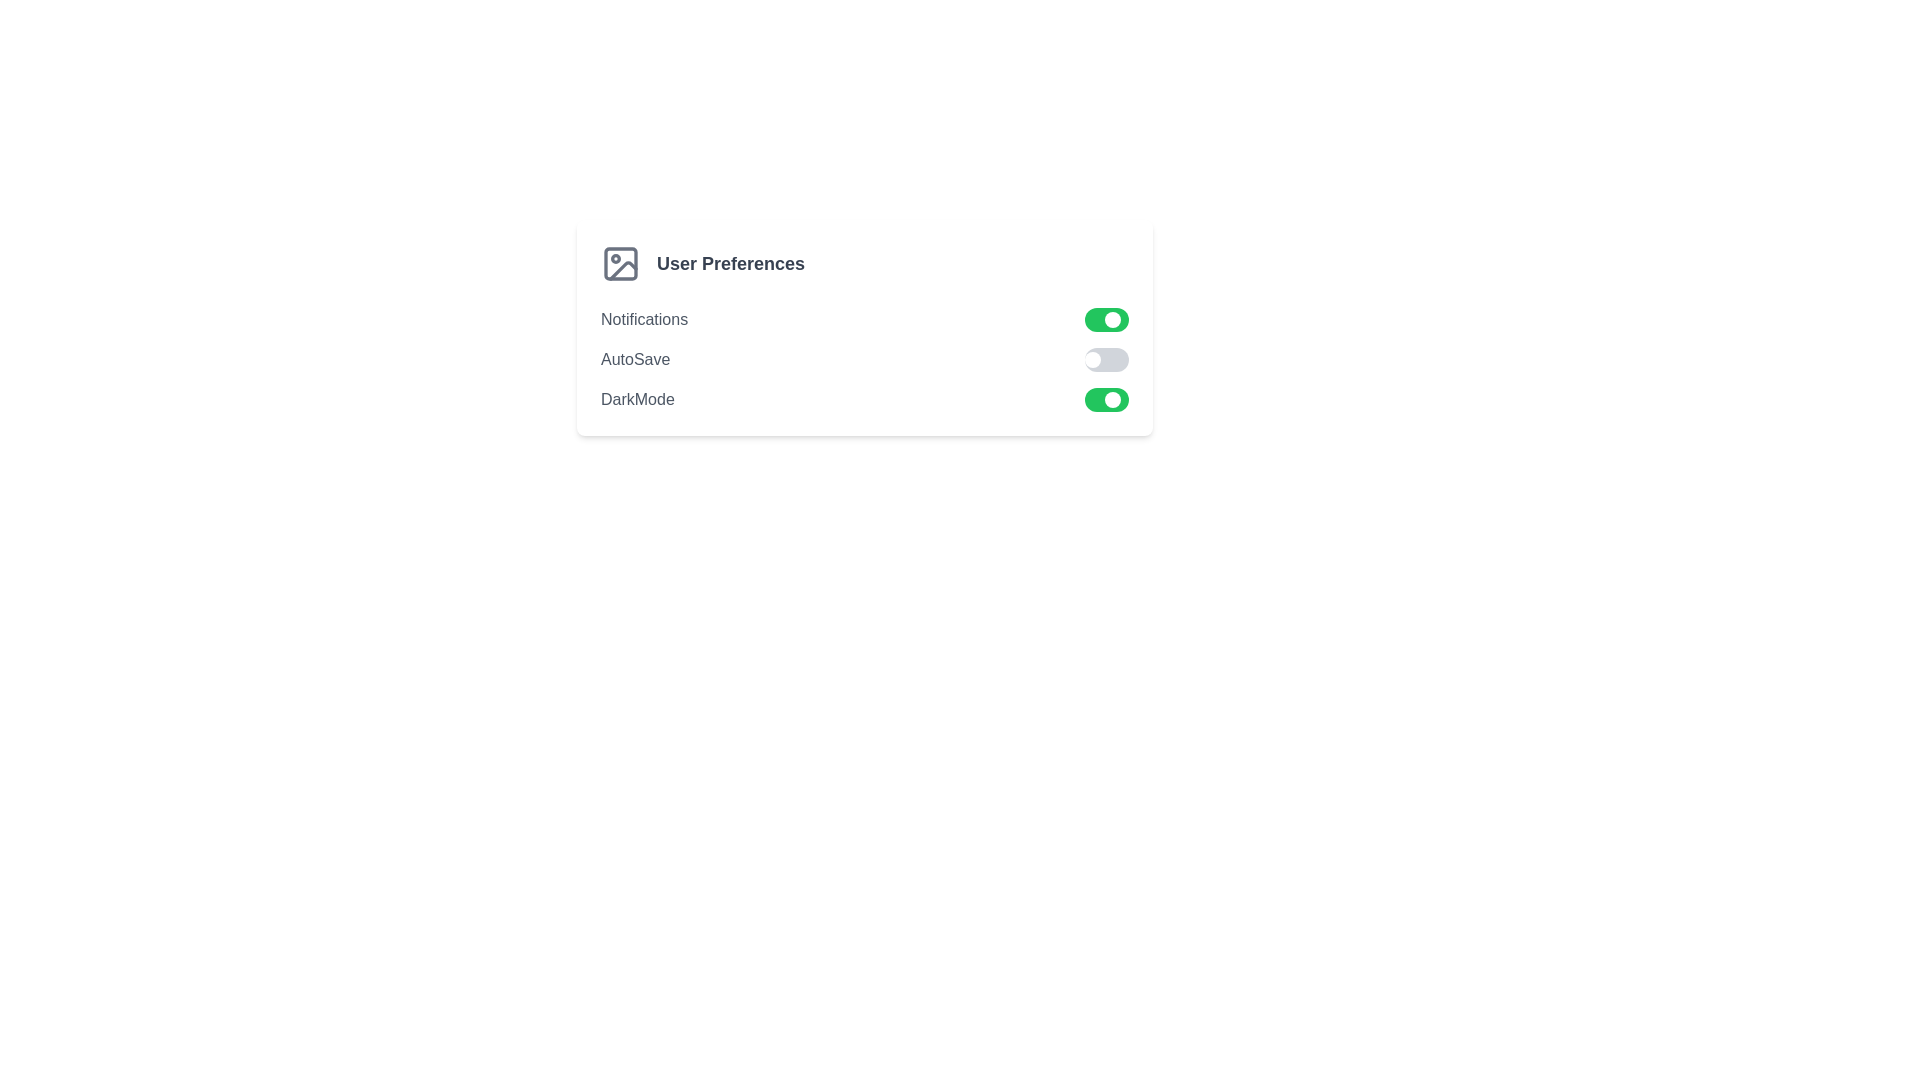  Describe the element at coordinates (1112, 319) in the screenshot. I see `the circular toggle handle for the 'Notifications' setting` at that location.